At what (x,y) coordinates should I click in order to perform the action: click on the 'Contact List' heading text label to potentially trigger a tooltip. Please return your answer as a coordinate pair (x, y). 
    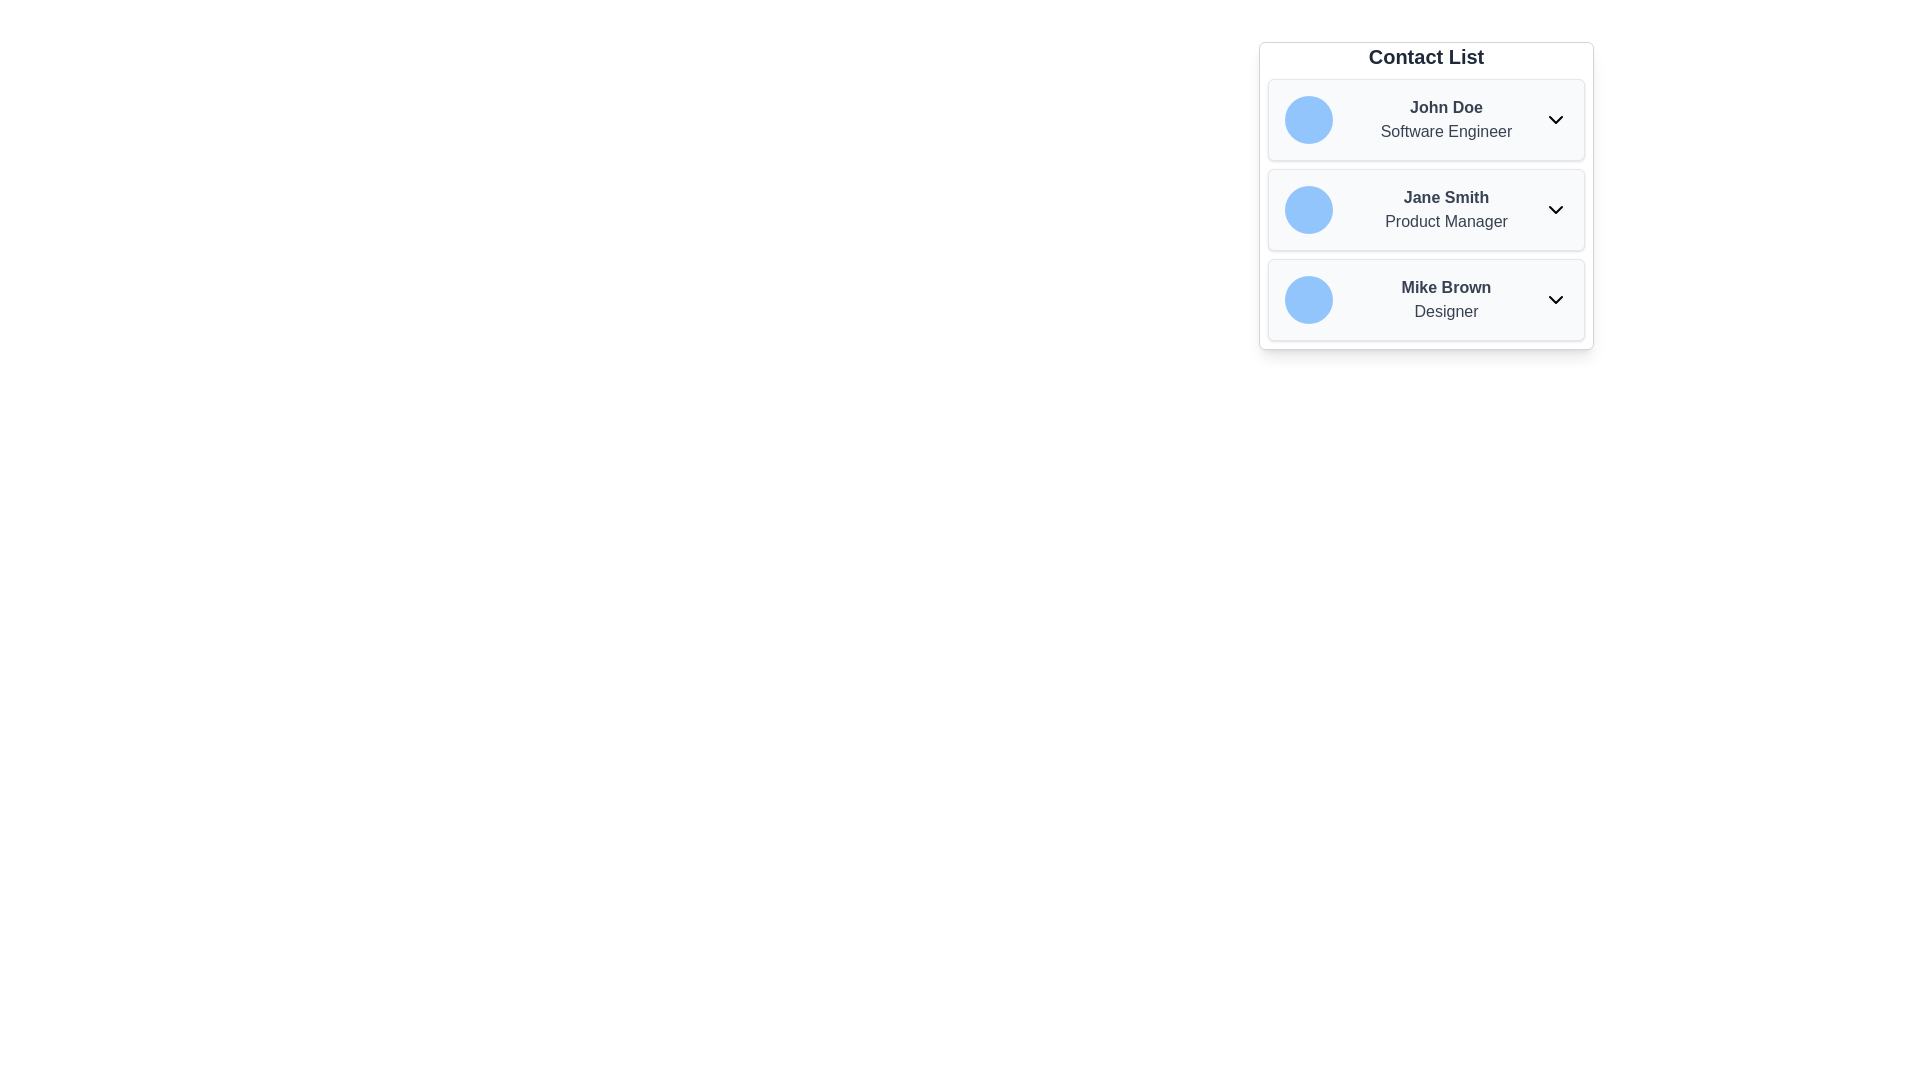
    Looking at the image, I should click on (1425, 56).